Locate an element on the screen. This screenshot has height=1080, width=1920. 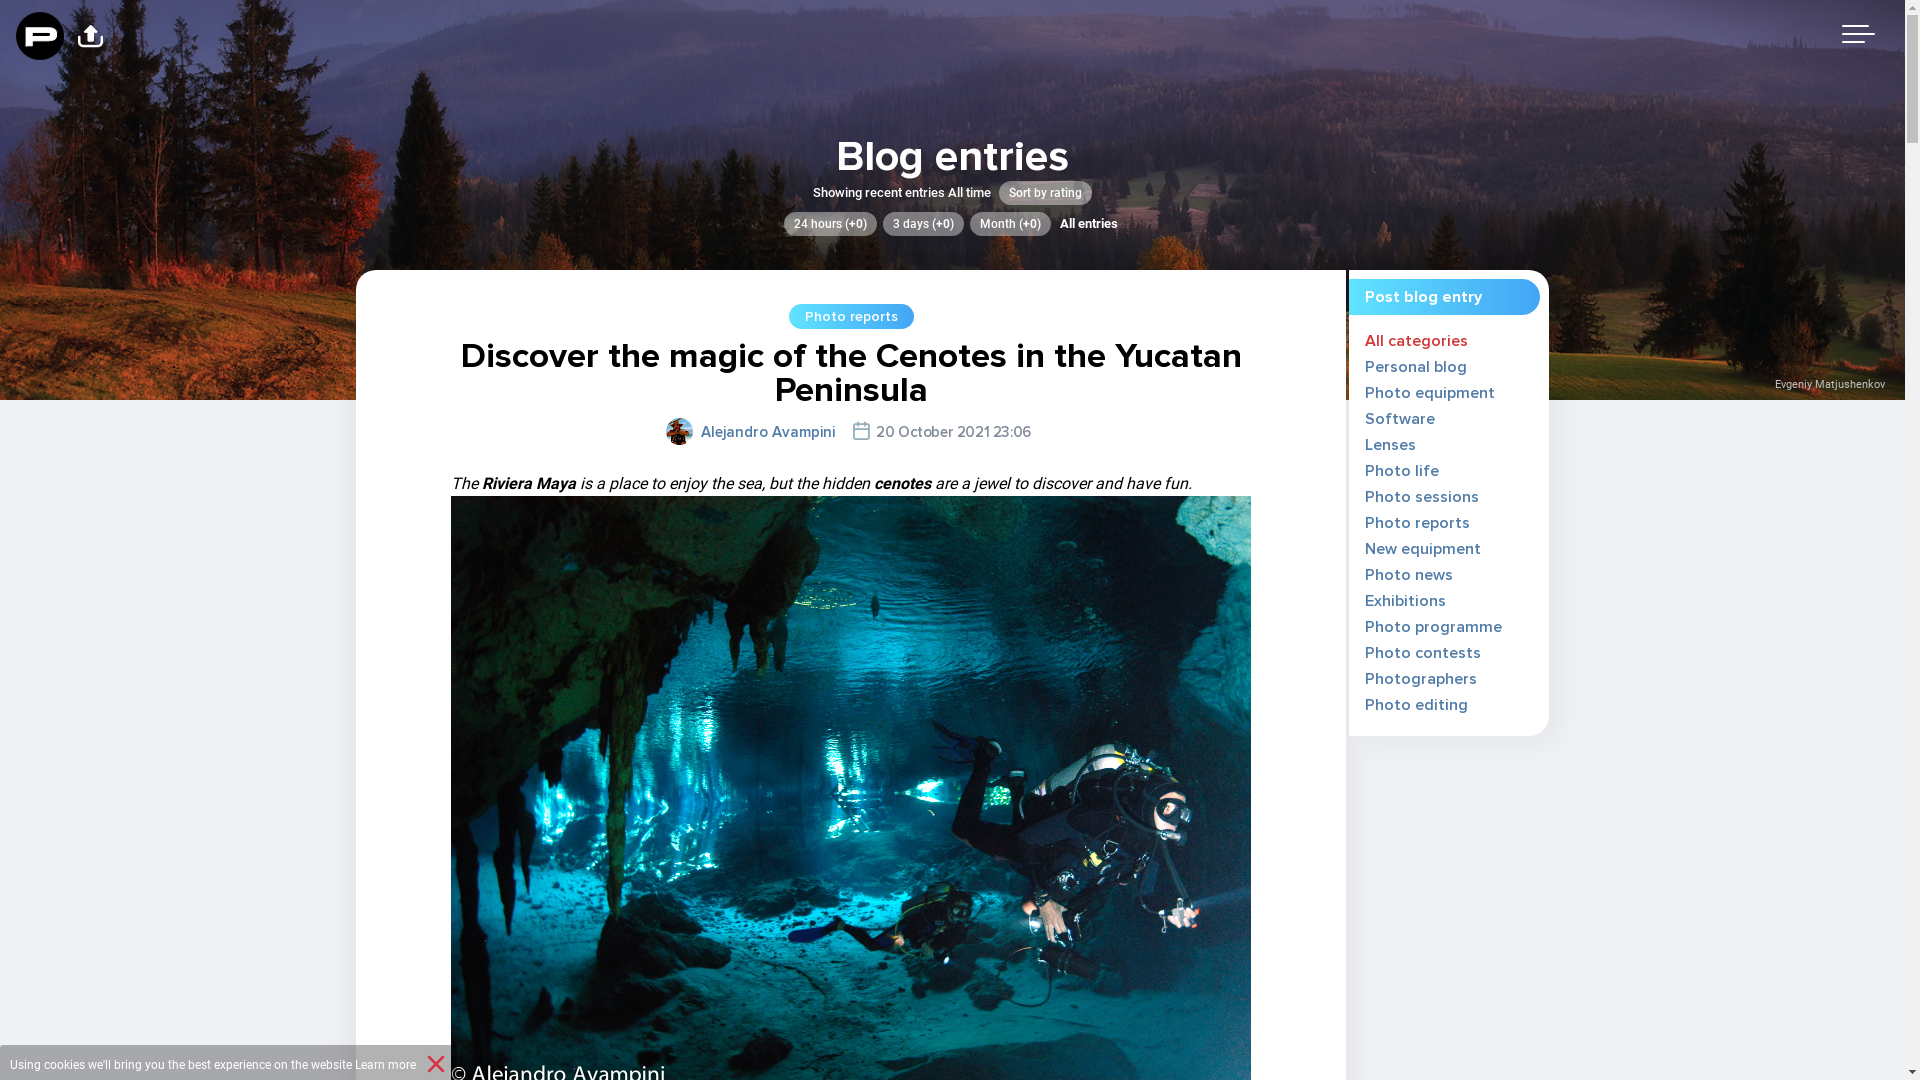
'Photo equipment' is located at coordinates (1429, 393).